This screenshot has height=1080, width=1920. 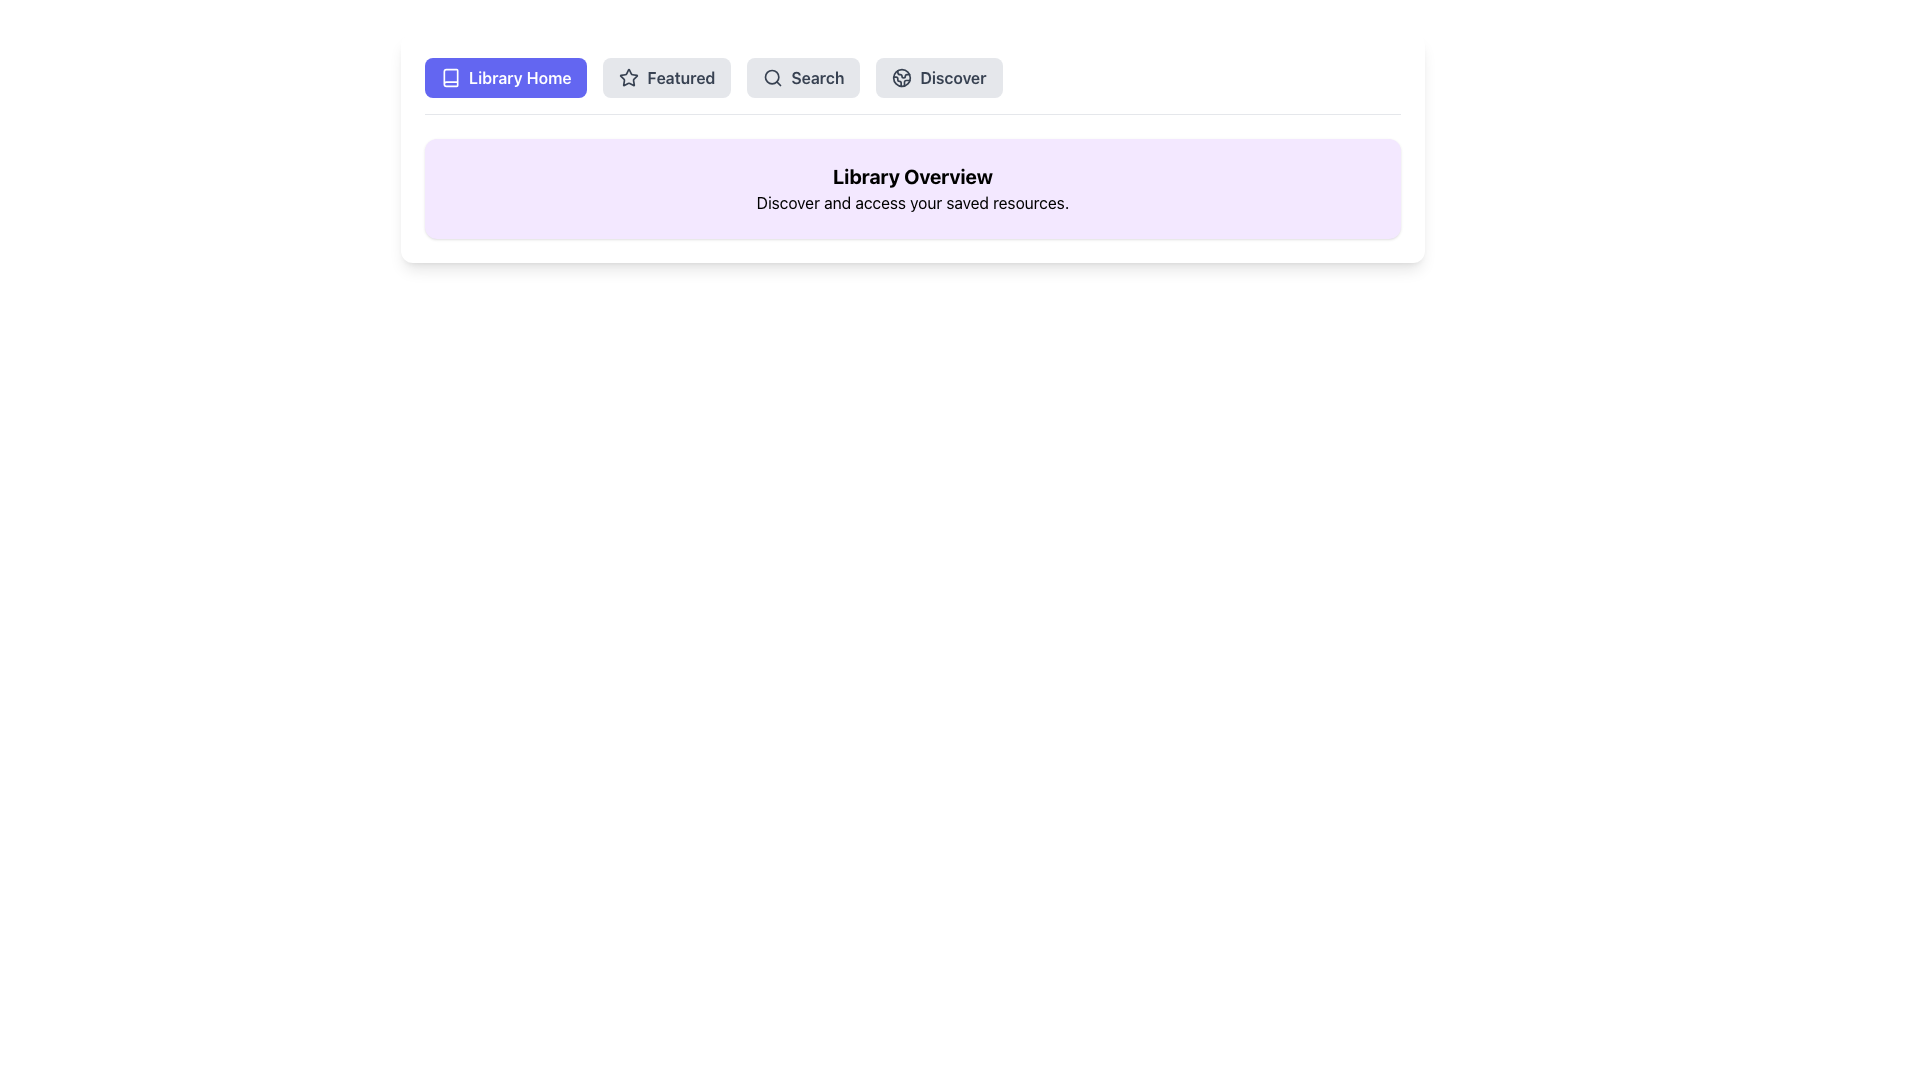 What do you see at coordinates (803, 76) in the screenshot?
I see `the Search button located in the horizontal navigation bar, positioned between the 'Featured' and 'Discover' buttons` at bounding box center [803, 76].